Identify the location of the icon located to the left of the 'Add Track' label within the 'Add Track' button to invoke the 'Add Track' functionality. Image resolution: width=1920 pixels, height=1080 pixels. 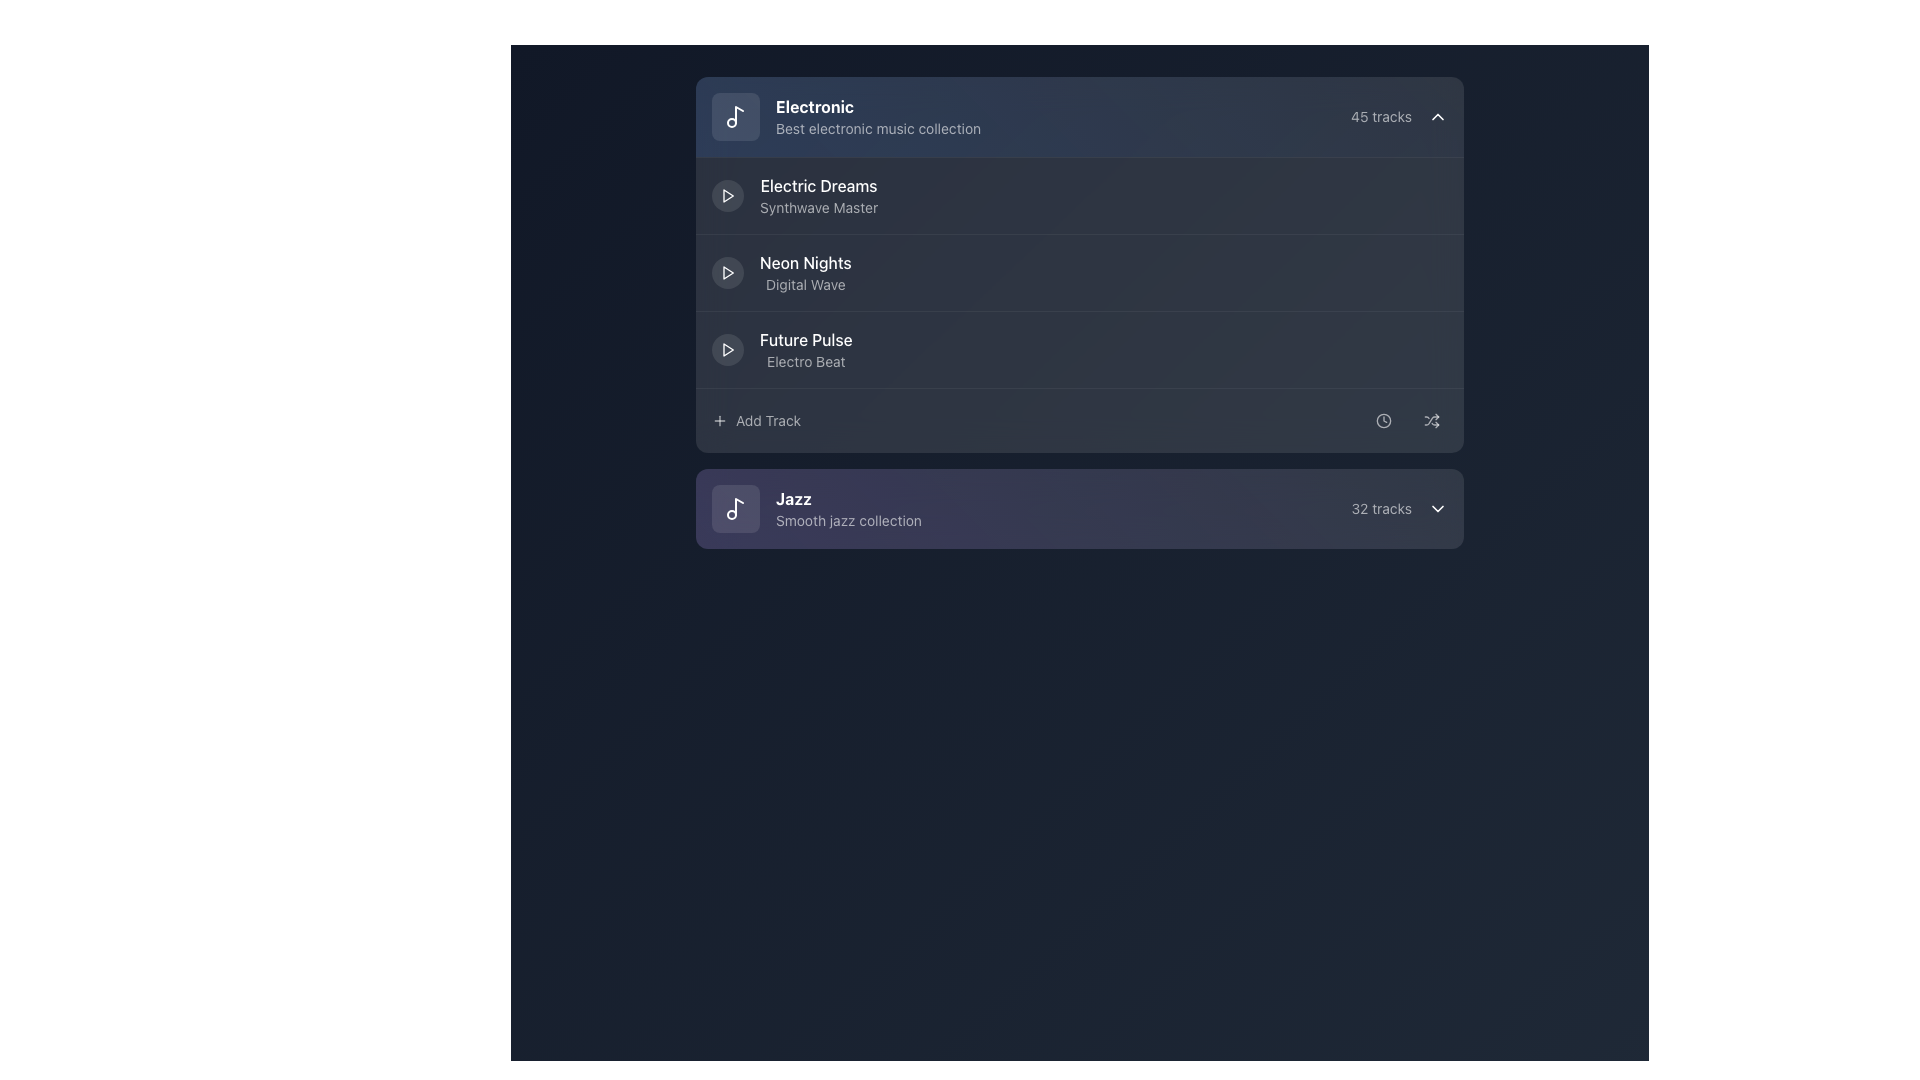
(720, 419).